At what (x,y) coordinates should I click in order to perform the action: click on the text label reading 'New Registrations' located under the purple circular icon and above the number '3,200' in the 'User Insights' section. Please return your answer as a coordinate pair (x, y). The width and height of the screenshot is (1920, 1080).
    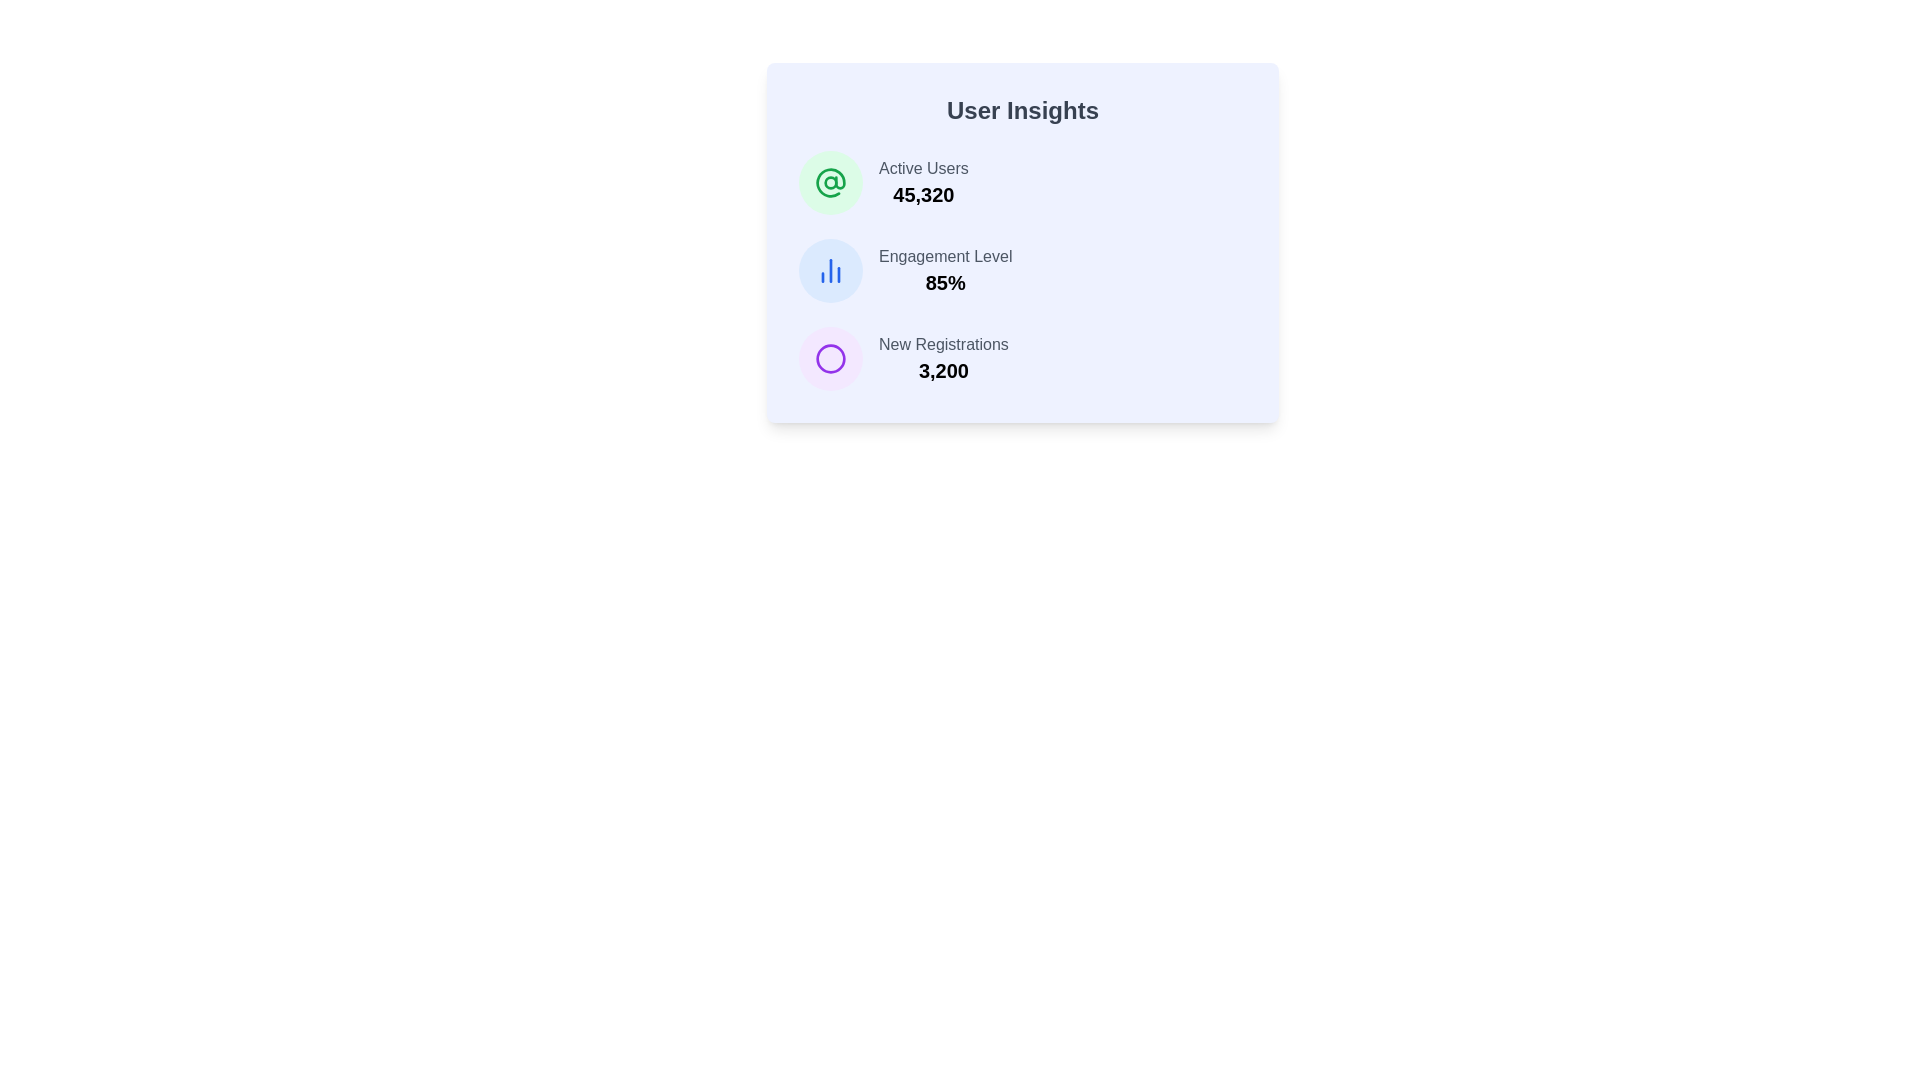
    Looking at the image, I should click on (942, 343).